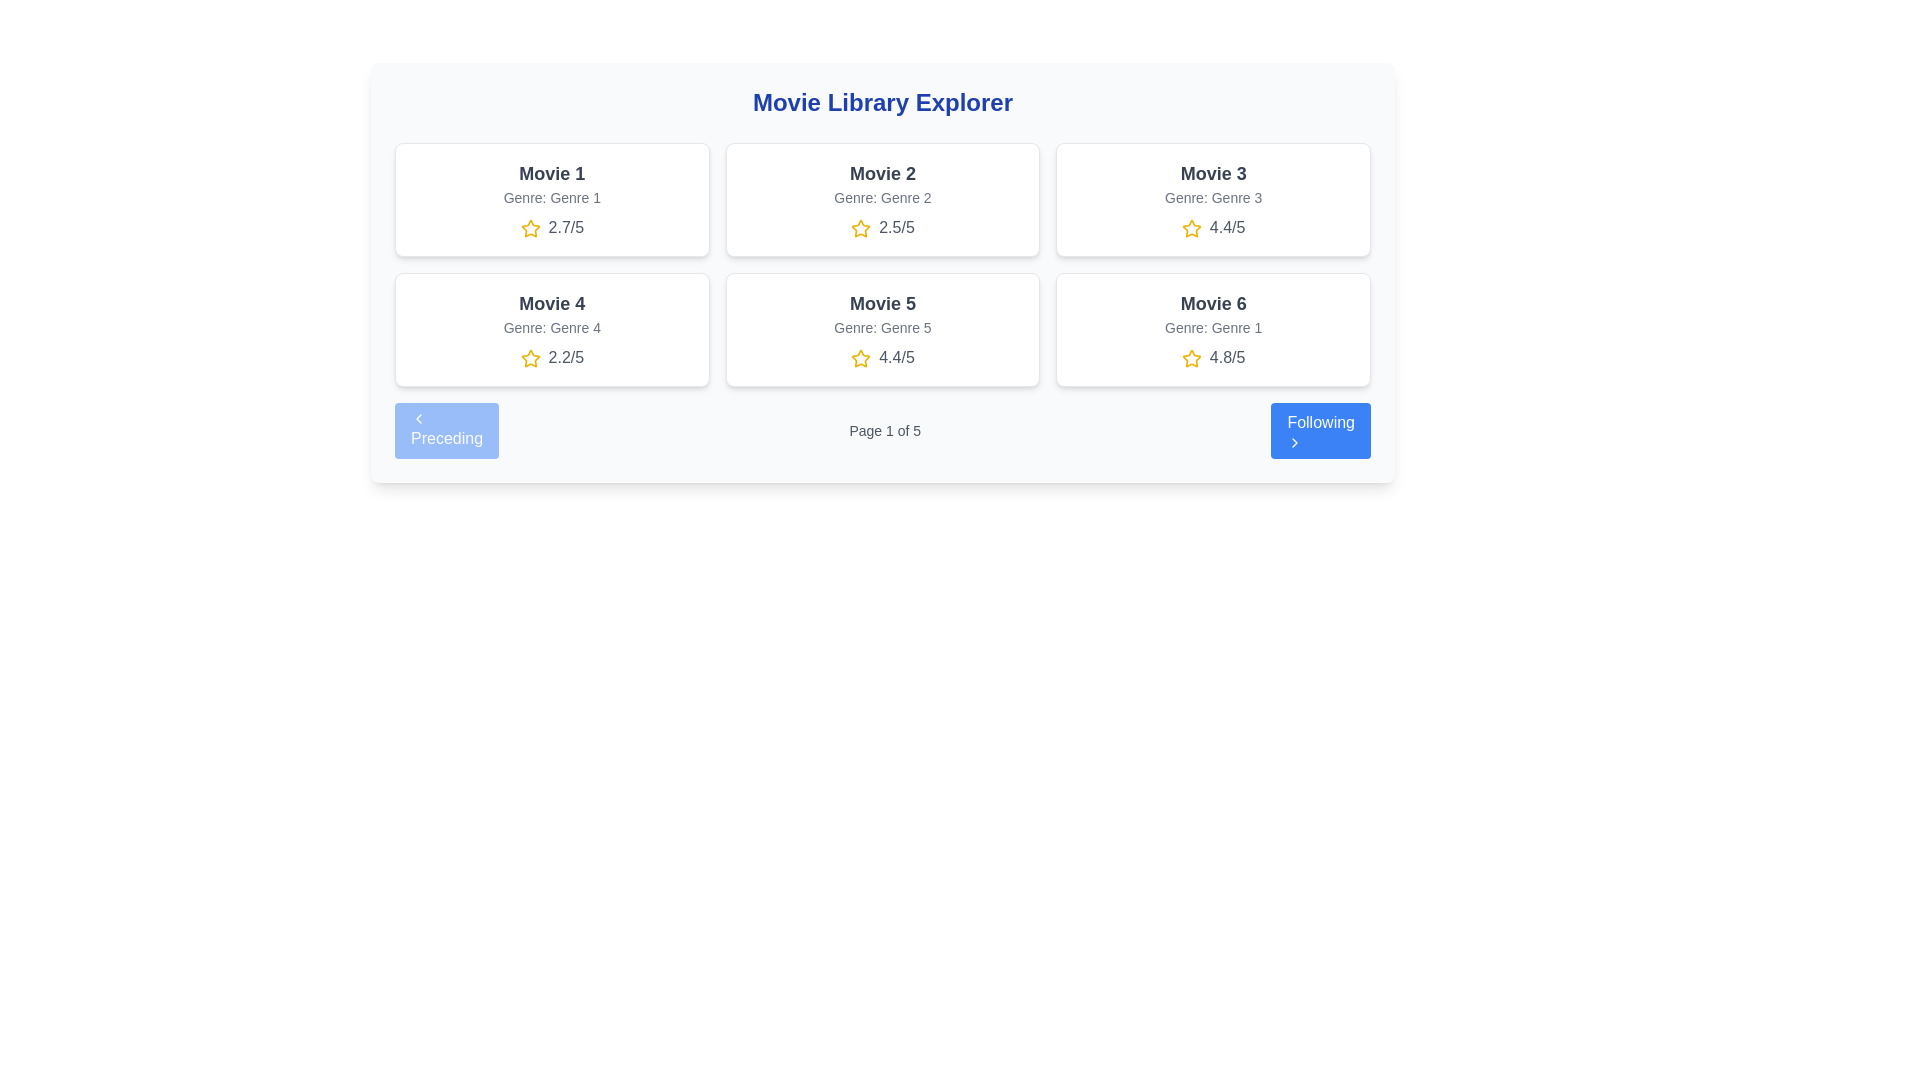 This screenshot has width=1920, height=1080. Describe the element at coordinates (1212, 326) in the screenshot. I see `textual information displayed in the text label showing 'Genre: Genre 1' located under the title 'Movie 6' in the card layout for 'Movie 6'` at that location.